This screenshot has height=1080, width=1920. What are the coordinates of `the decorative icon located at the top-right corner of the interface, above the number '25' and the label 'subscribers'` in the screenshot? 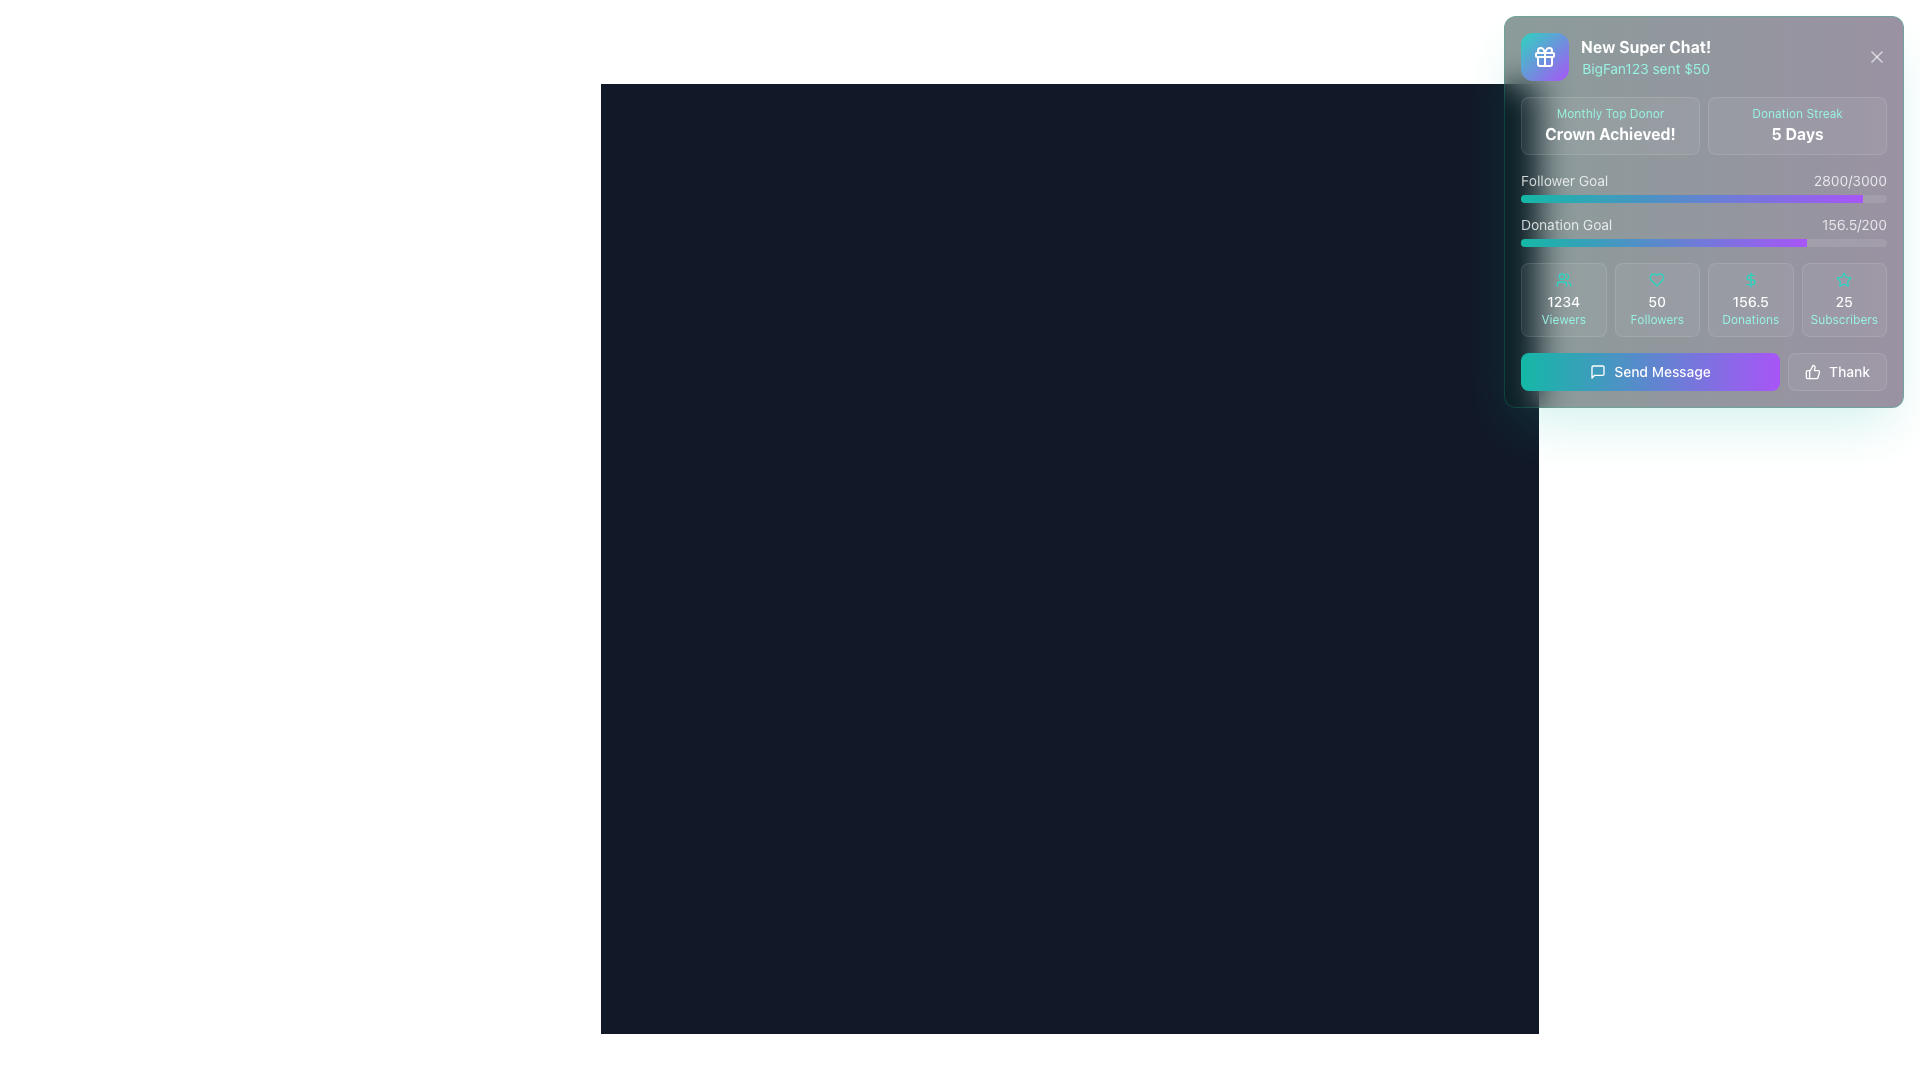 It's located at (1843, 280).